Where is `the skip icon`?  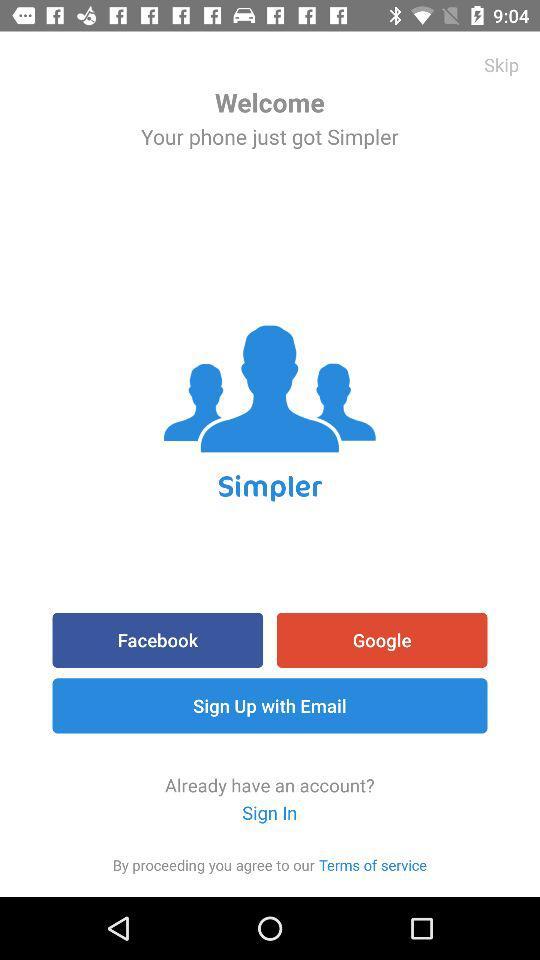
the skip icon is located at coordinates (500, 64).